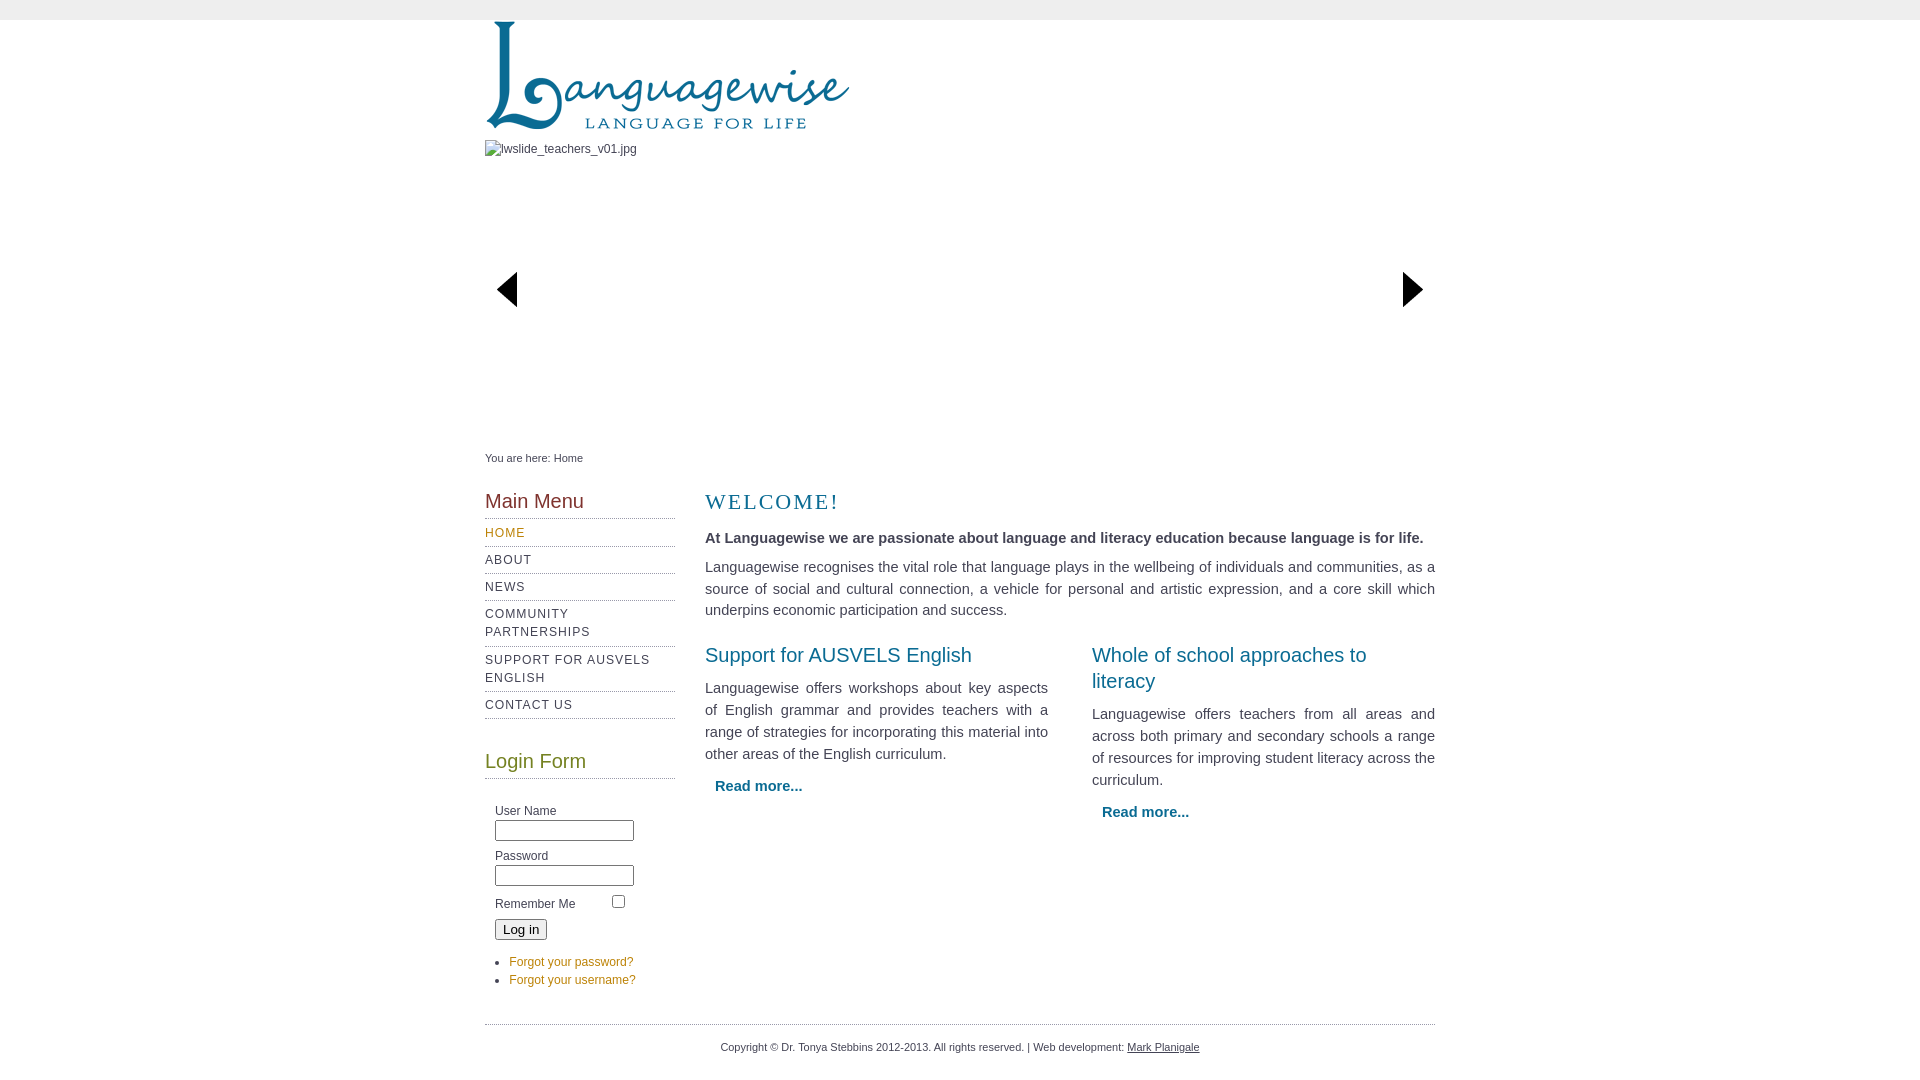 The width and height of the screenshot is (1920, 1080). Describe the element at coordinates (484, 622) in the screenshot. I see `'COMMUNITY PARTNERSHIPS'` at that location.